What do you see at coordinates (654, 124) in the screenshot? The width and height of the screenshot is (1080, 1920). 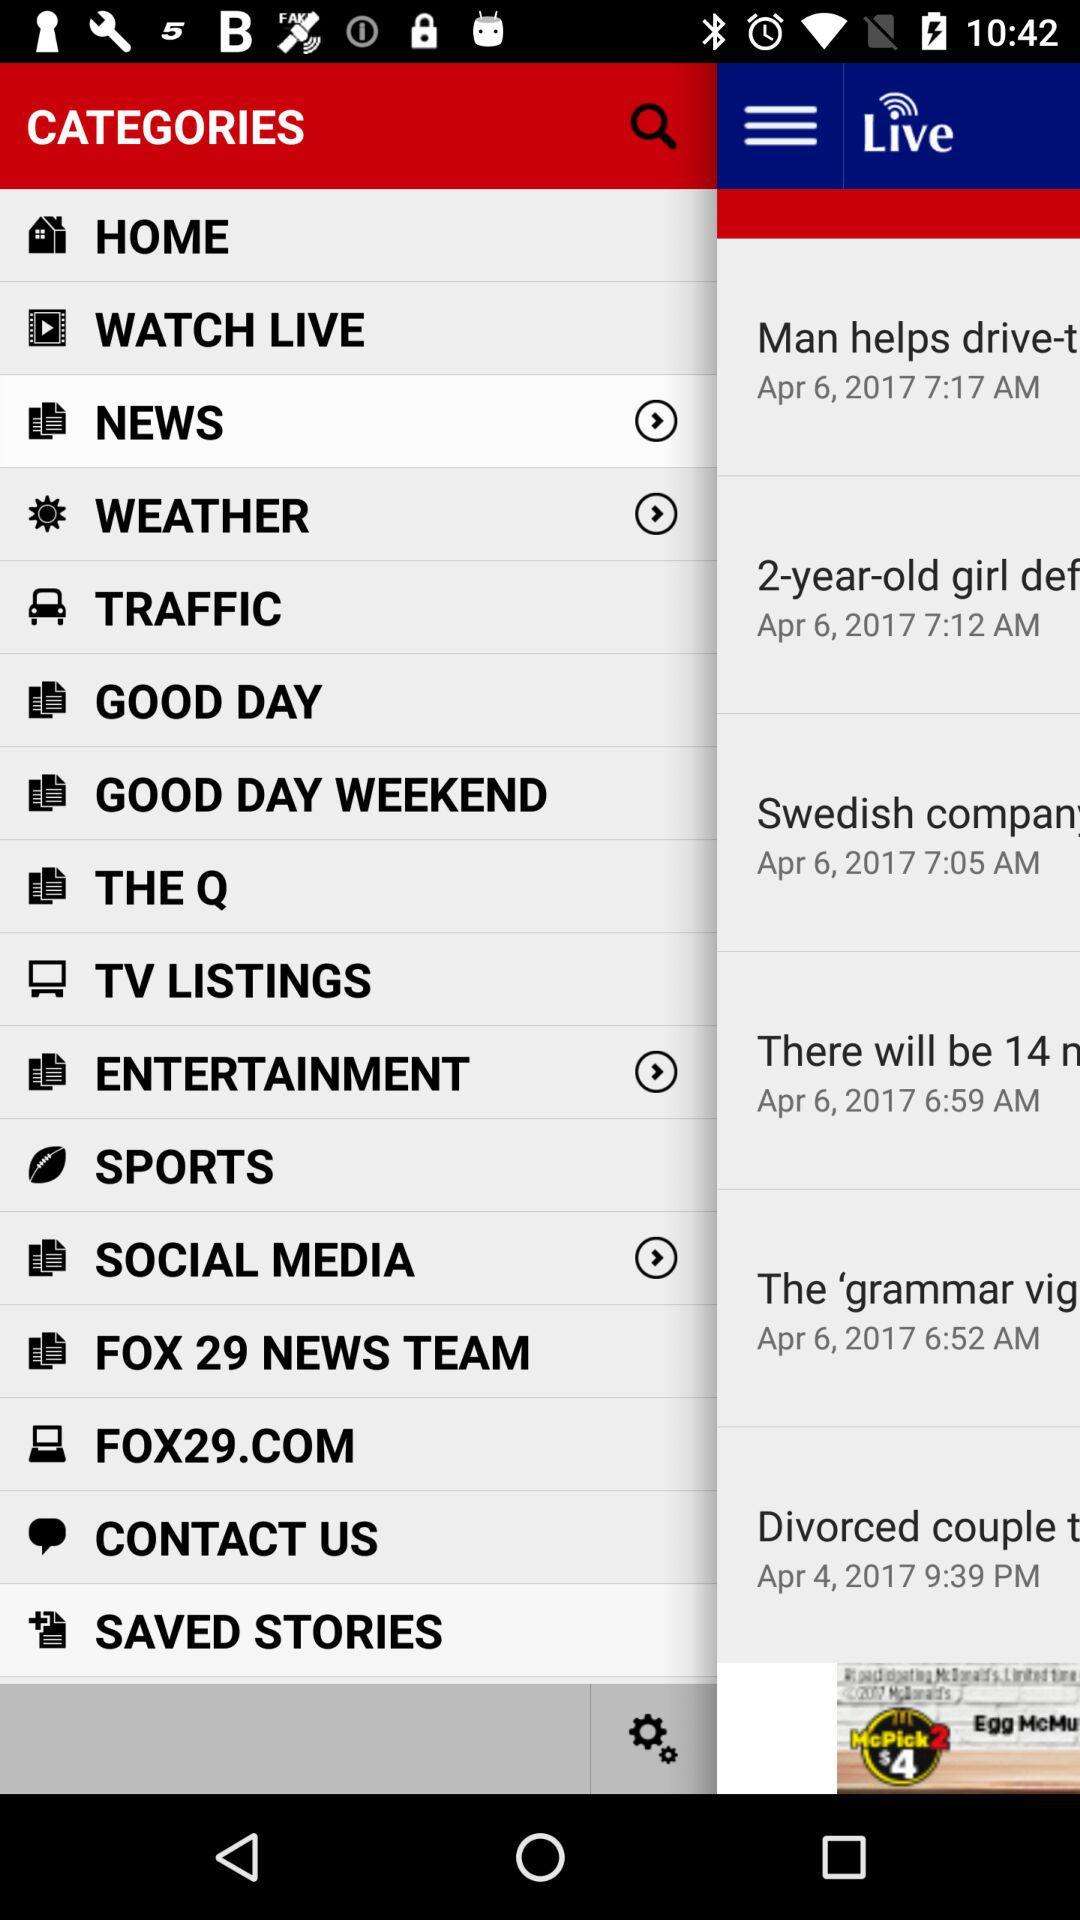 I see `search` at bounding box center [654, 124].